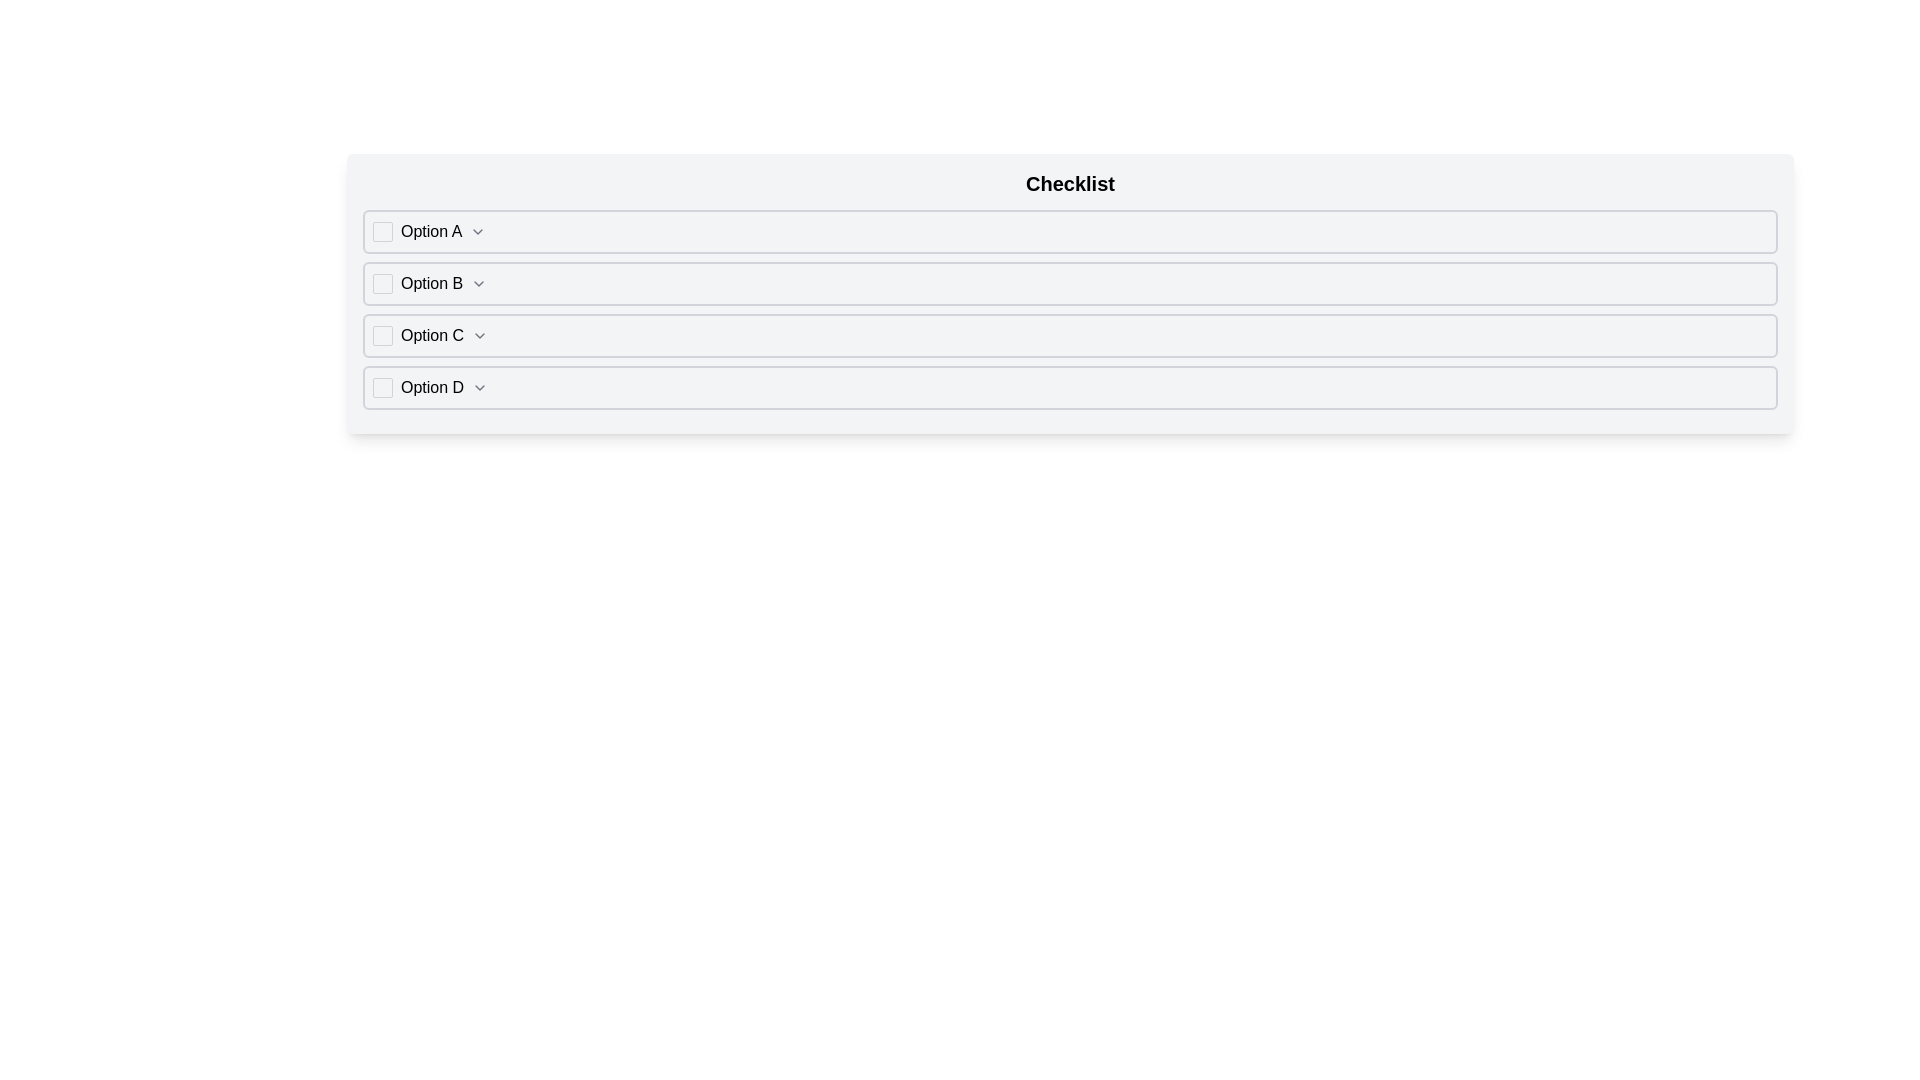 This screenshot has width=1920, height=1080. Describe the element at coordinates (1069, 388) in the screenshot. I see `the Checkbox labeled 'Option D' to toggle focus by clicking on its main body` at that location.